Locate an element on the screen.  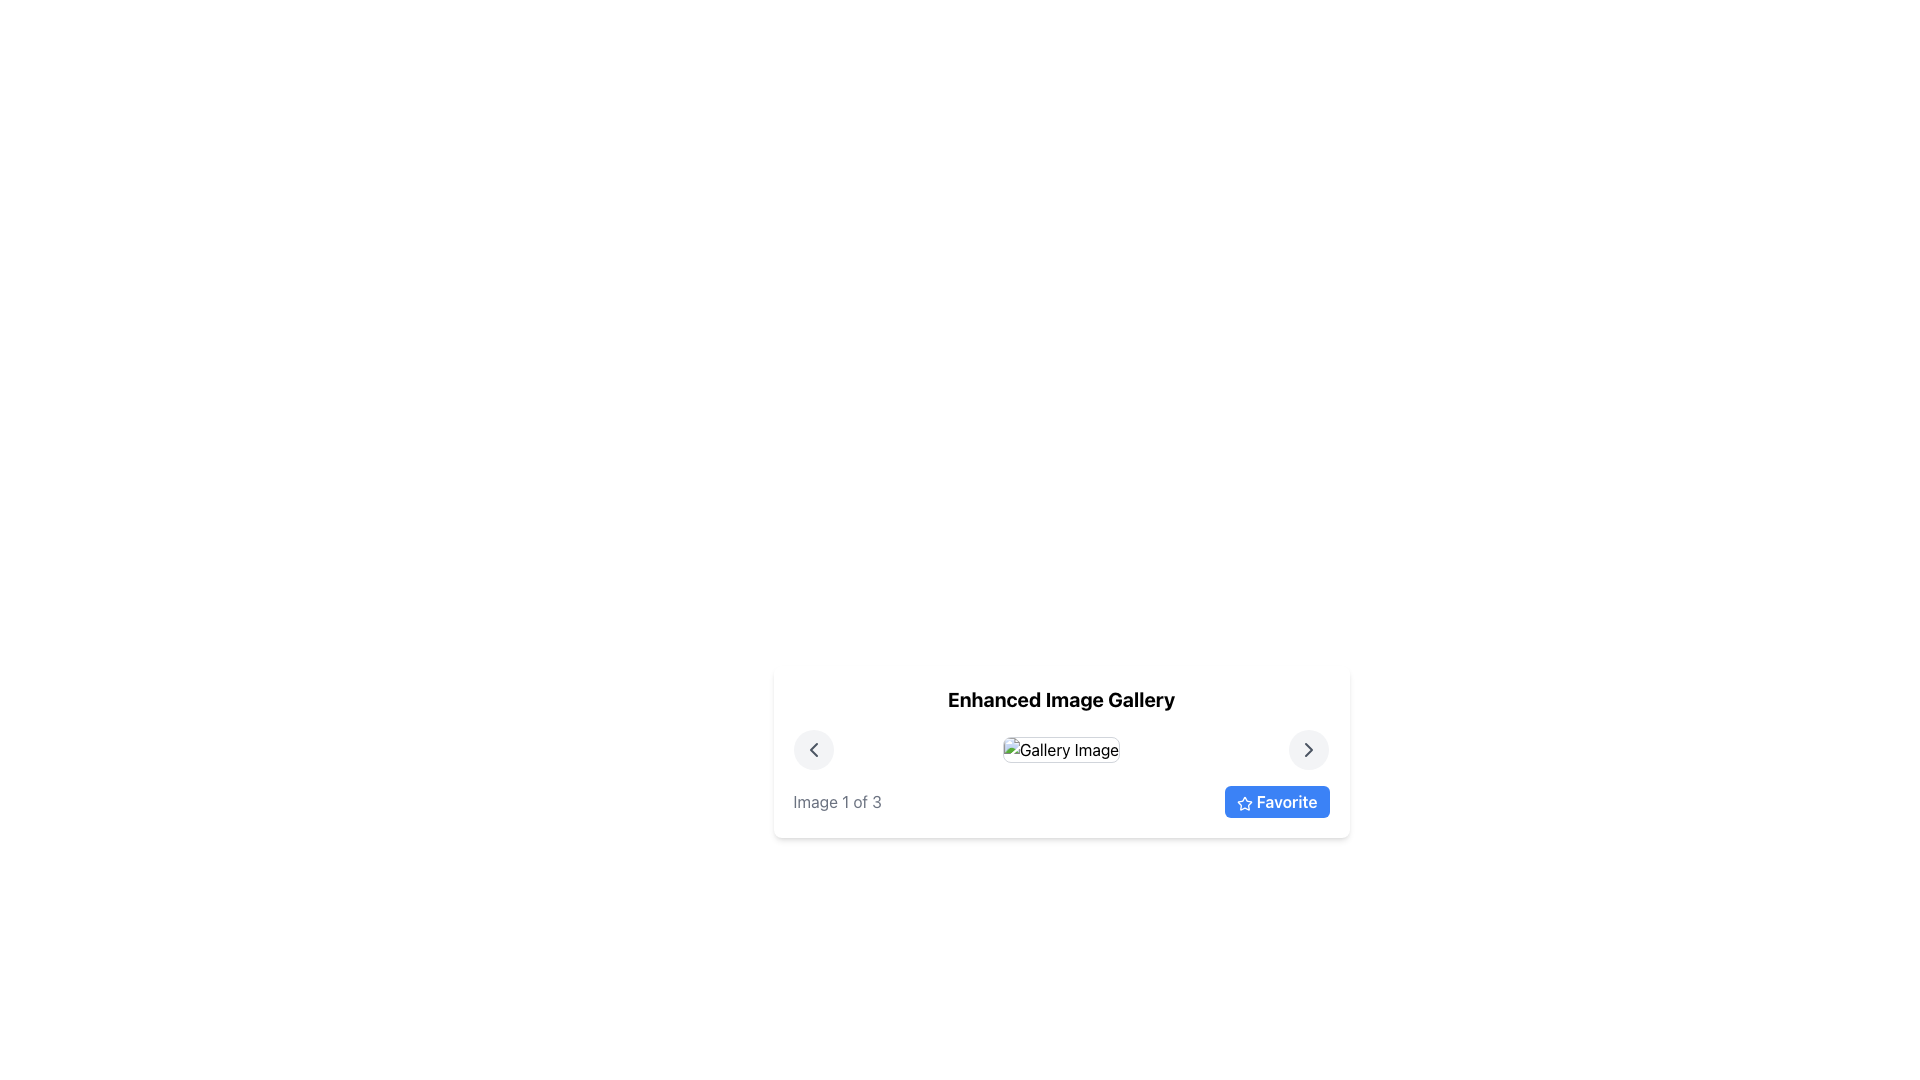
the left navigation button in the gallery interface that navigates to the previous item is located at coordinates (813, 749).